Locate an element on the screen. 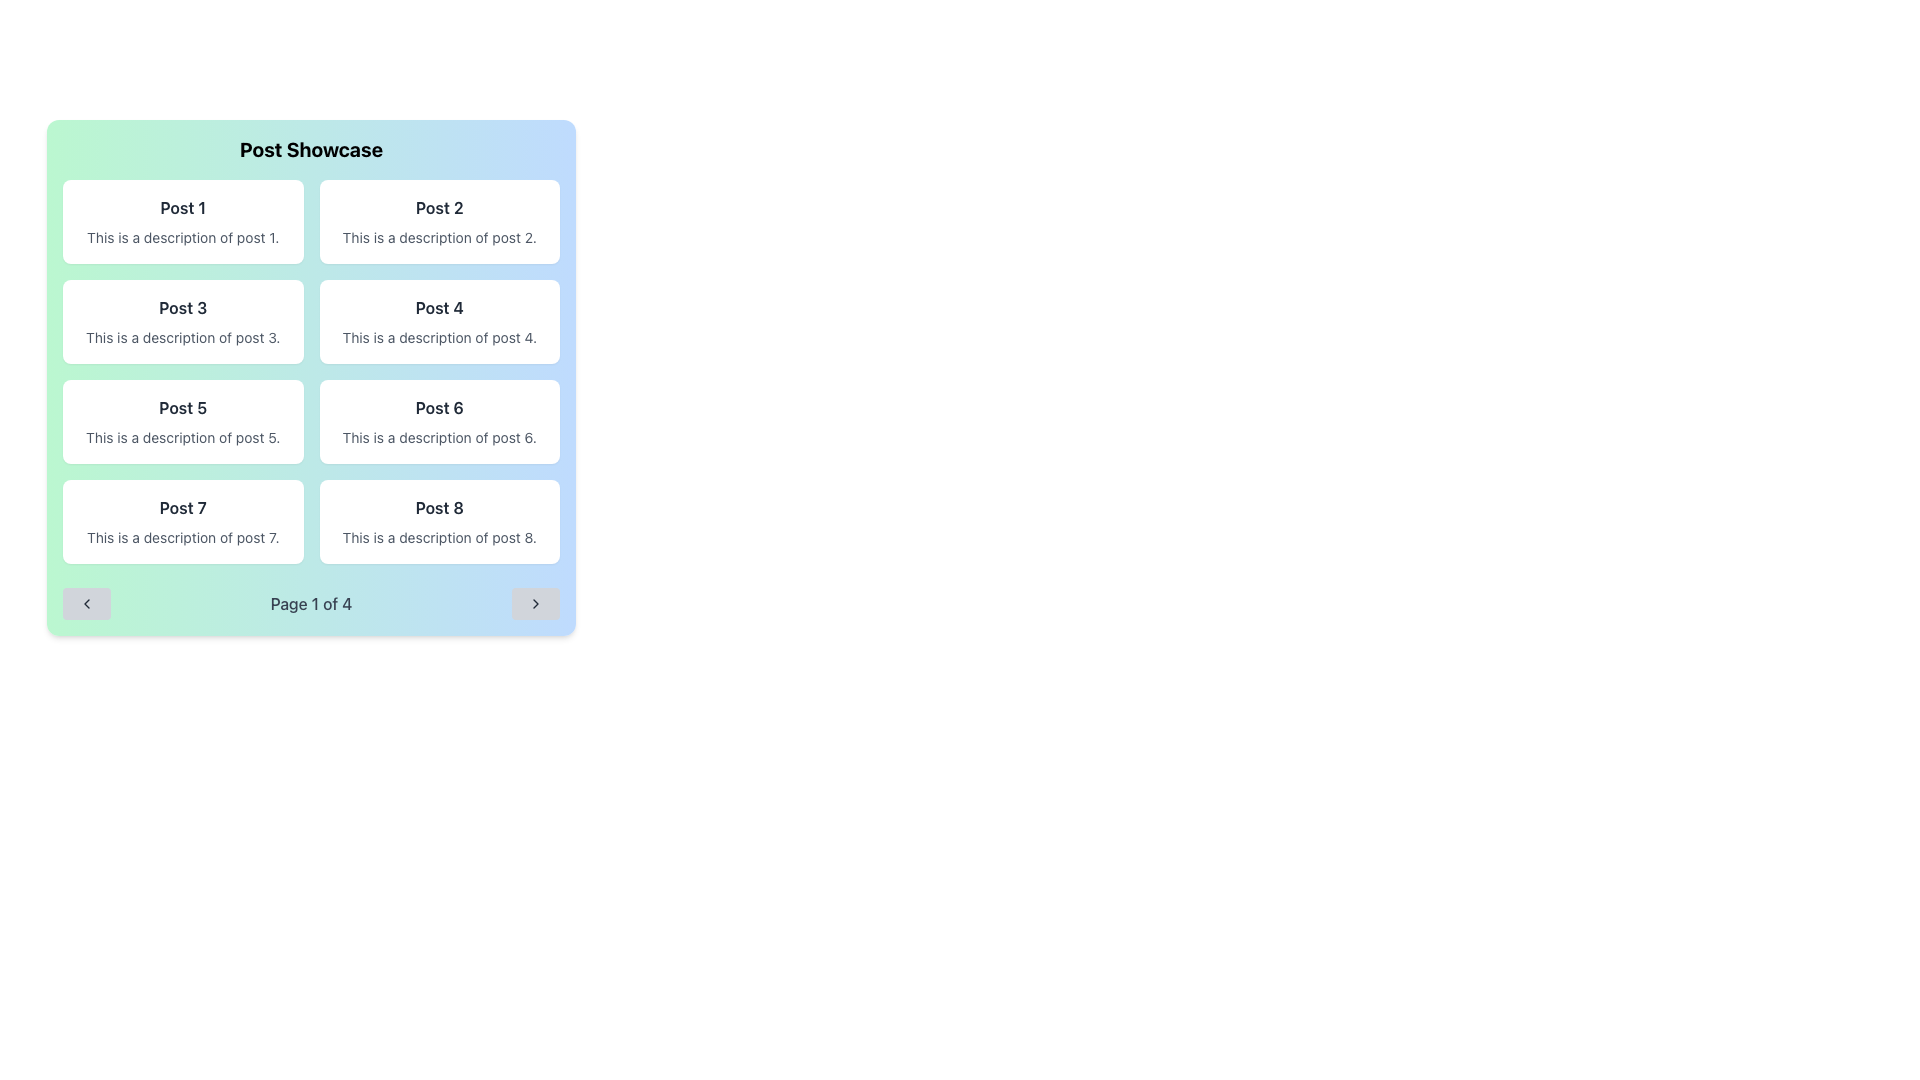  the description text for the post titled 'Post 3', located below the bold title in the third card of the 2x4 grid in the 'Post Showcase' section is located at coordinates (183, 337).